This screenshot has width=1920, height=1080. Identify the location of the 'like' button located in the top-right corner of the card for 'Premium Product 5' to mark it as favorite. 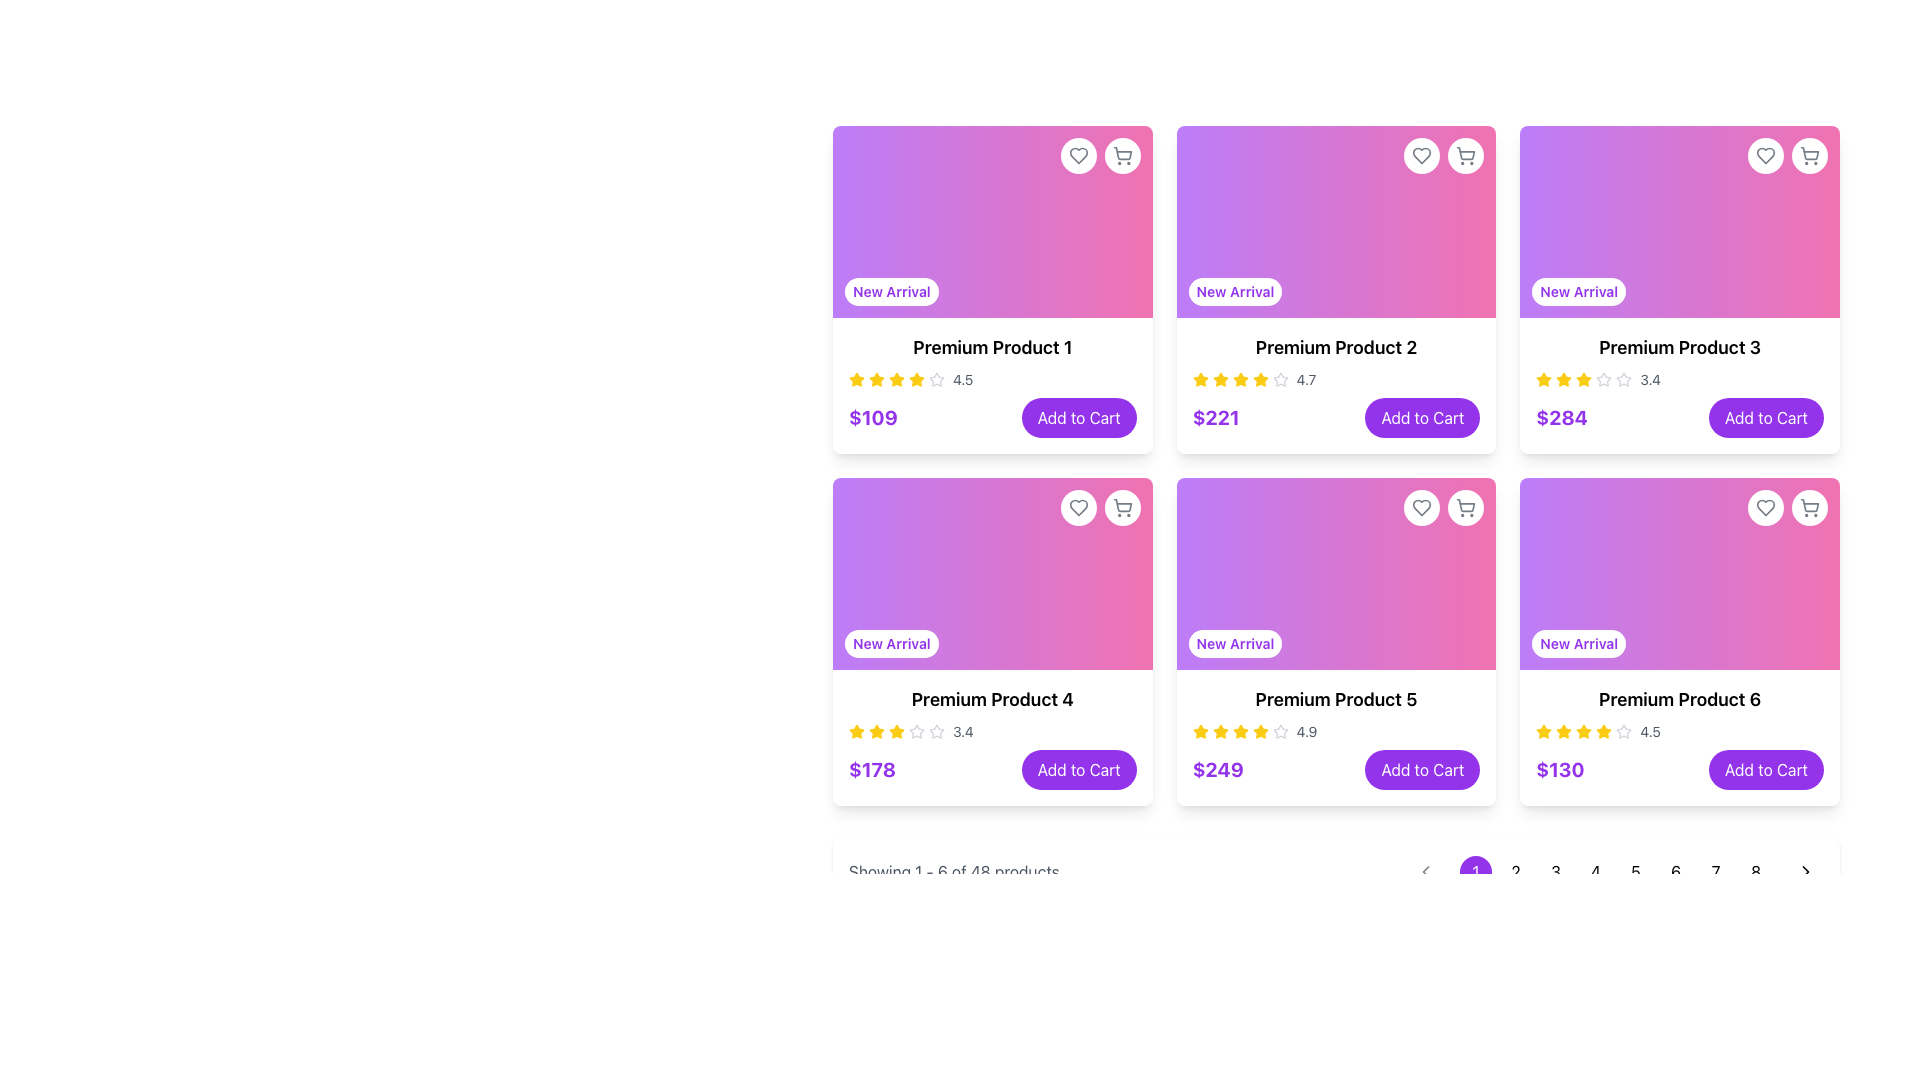
(1421, 507).